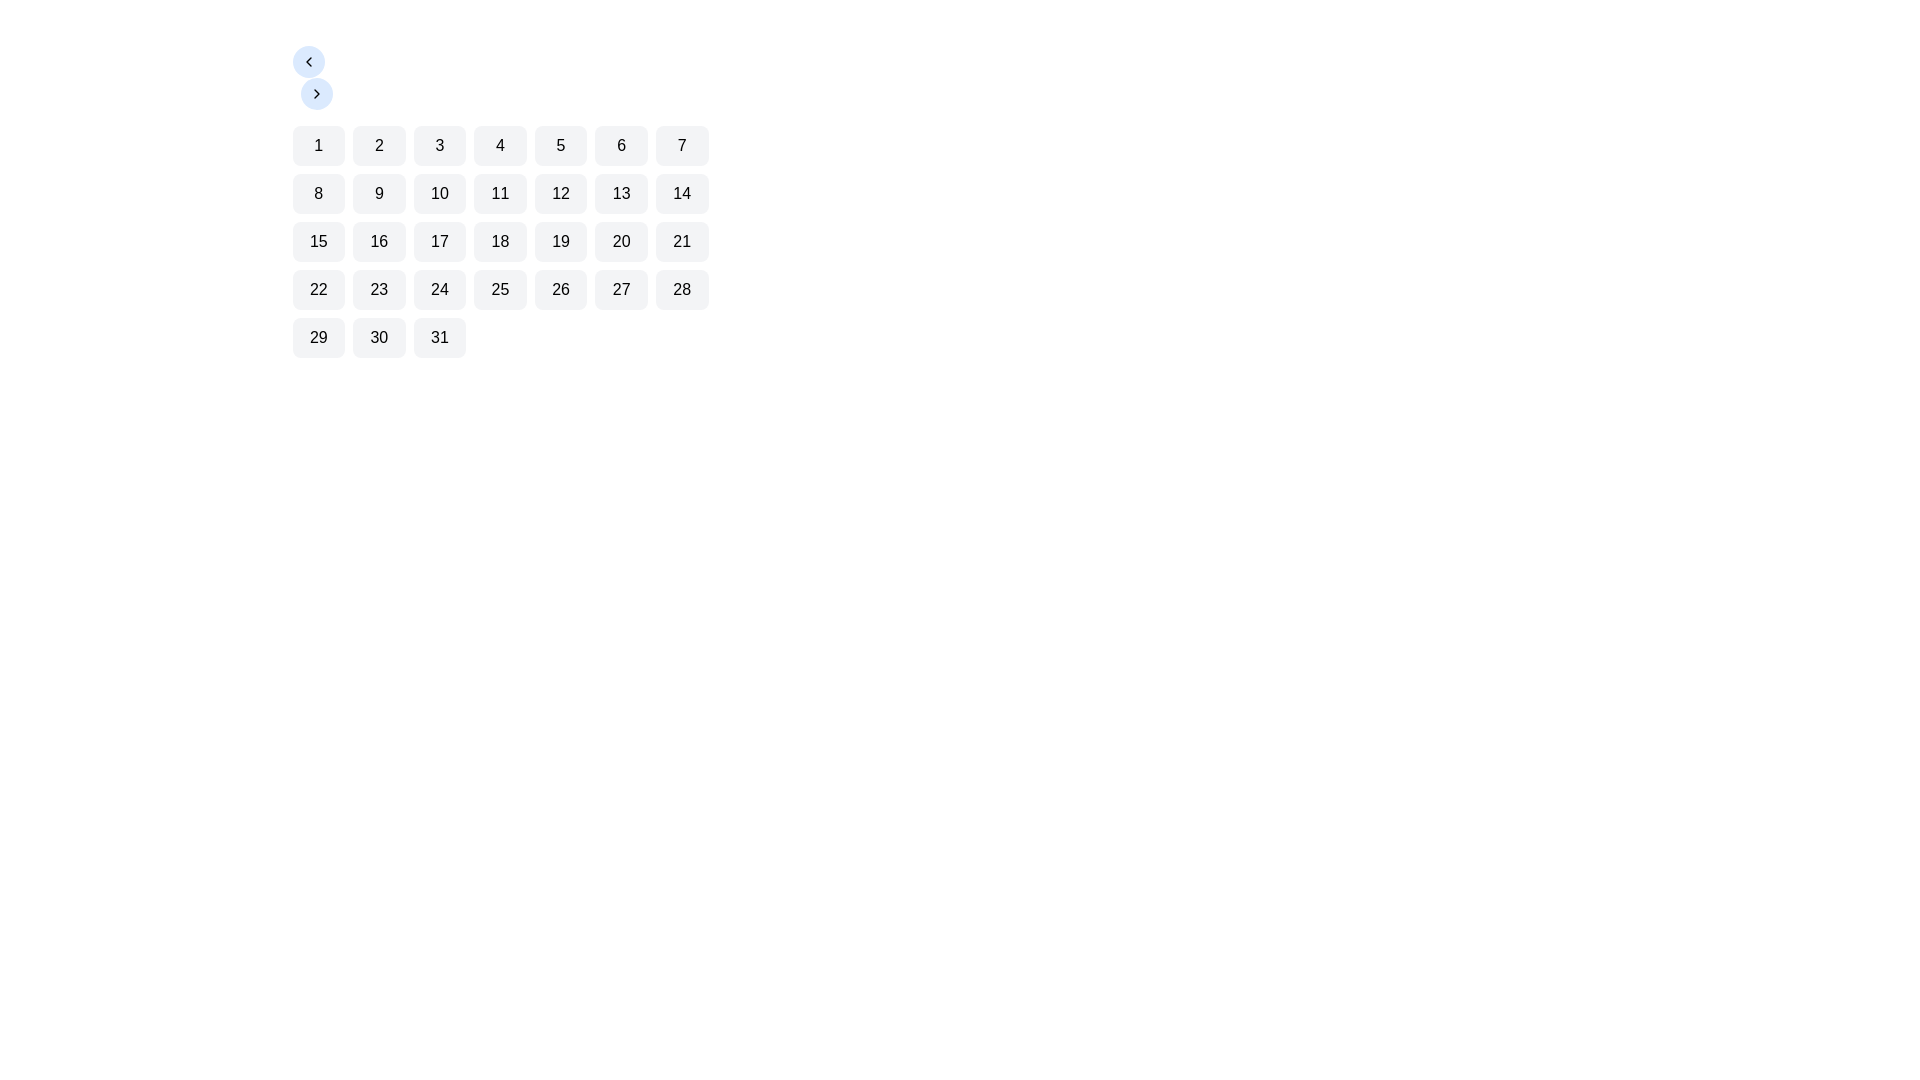 Image resolution: width=1920 pixels, height=1080 pixels. Describe the element at coordinates (500, 193) in the screenshot. I see `the grid cell containing the number '11'` at that location.